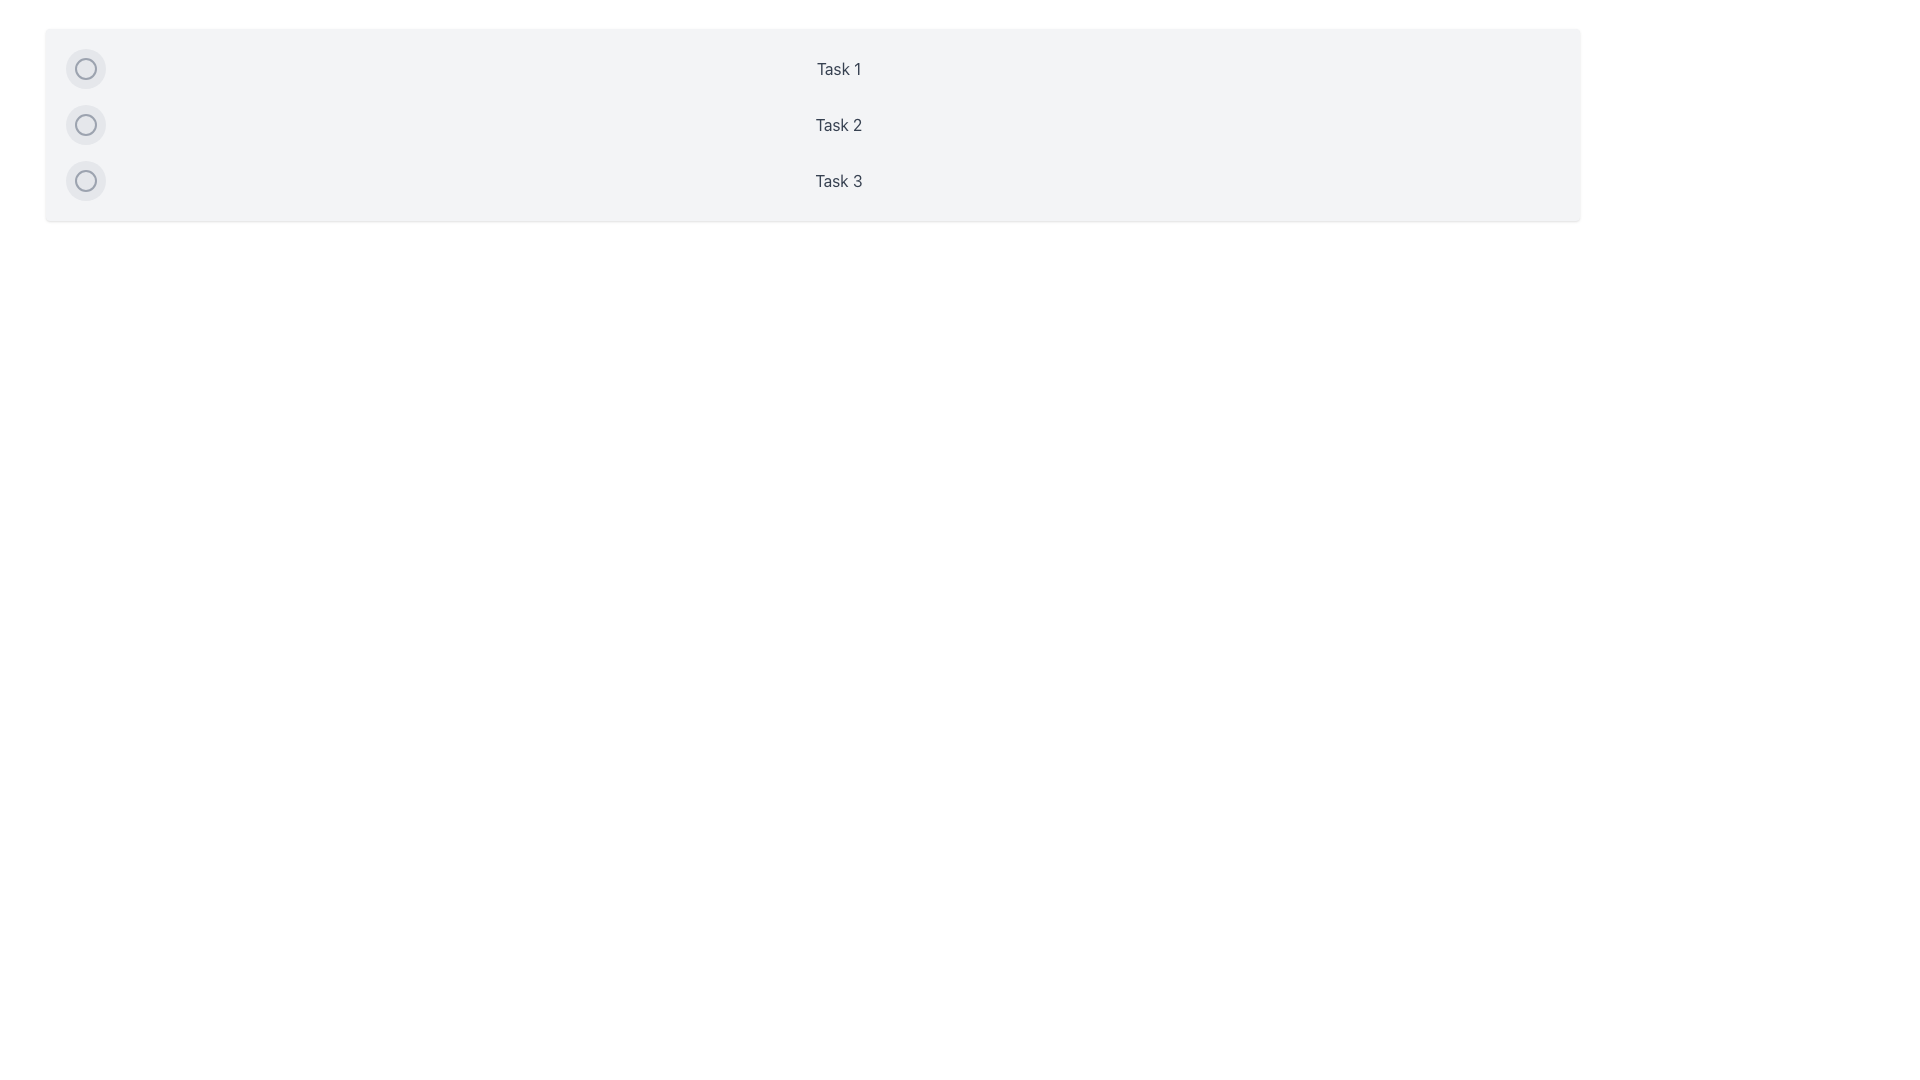  I want to click on the visual indicator button associated with 'Task 3' to trigger a visual effect, so click(85, 181).